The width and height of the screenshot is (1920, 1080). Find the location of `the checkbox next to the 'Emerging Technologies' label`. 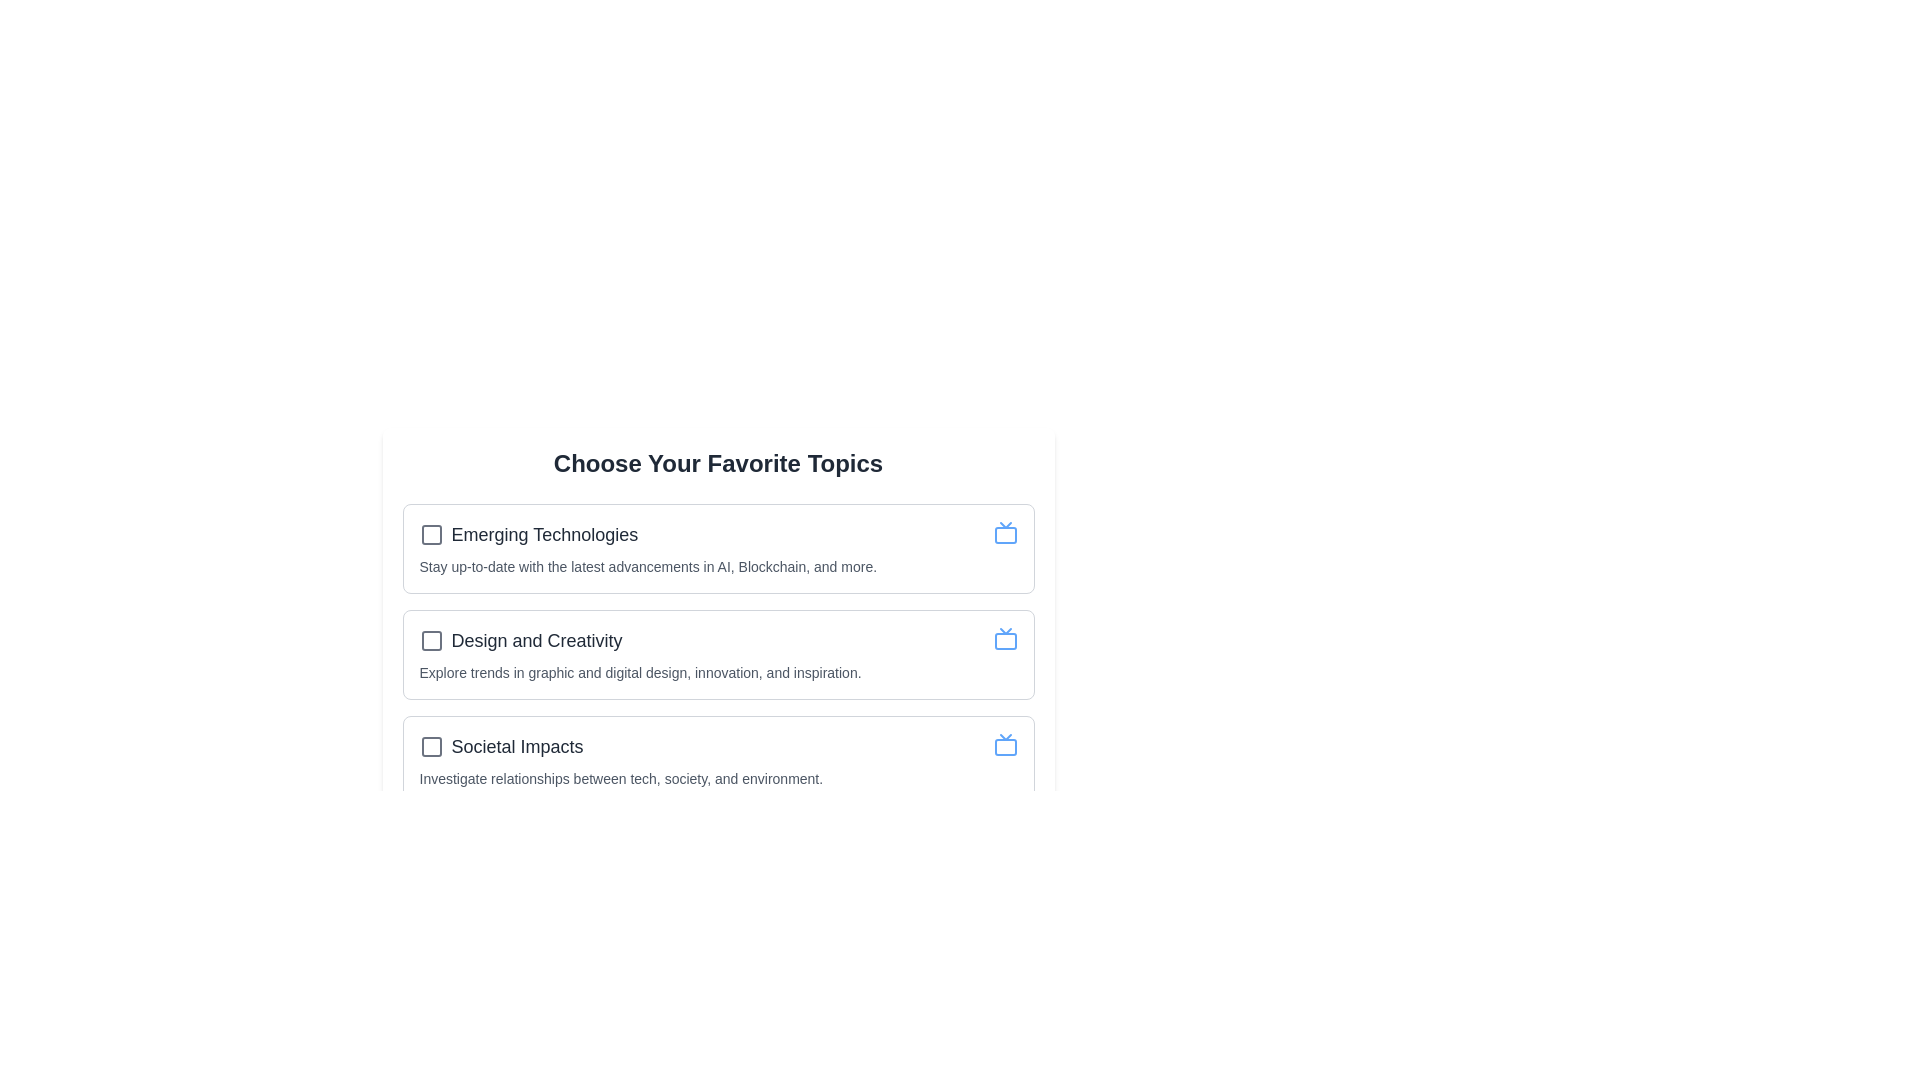

the checkbox next to the 'Emerging Technologies' label is located at coordinates (430, 534).